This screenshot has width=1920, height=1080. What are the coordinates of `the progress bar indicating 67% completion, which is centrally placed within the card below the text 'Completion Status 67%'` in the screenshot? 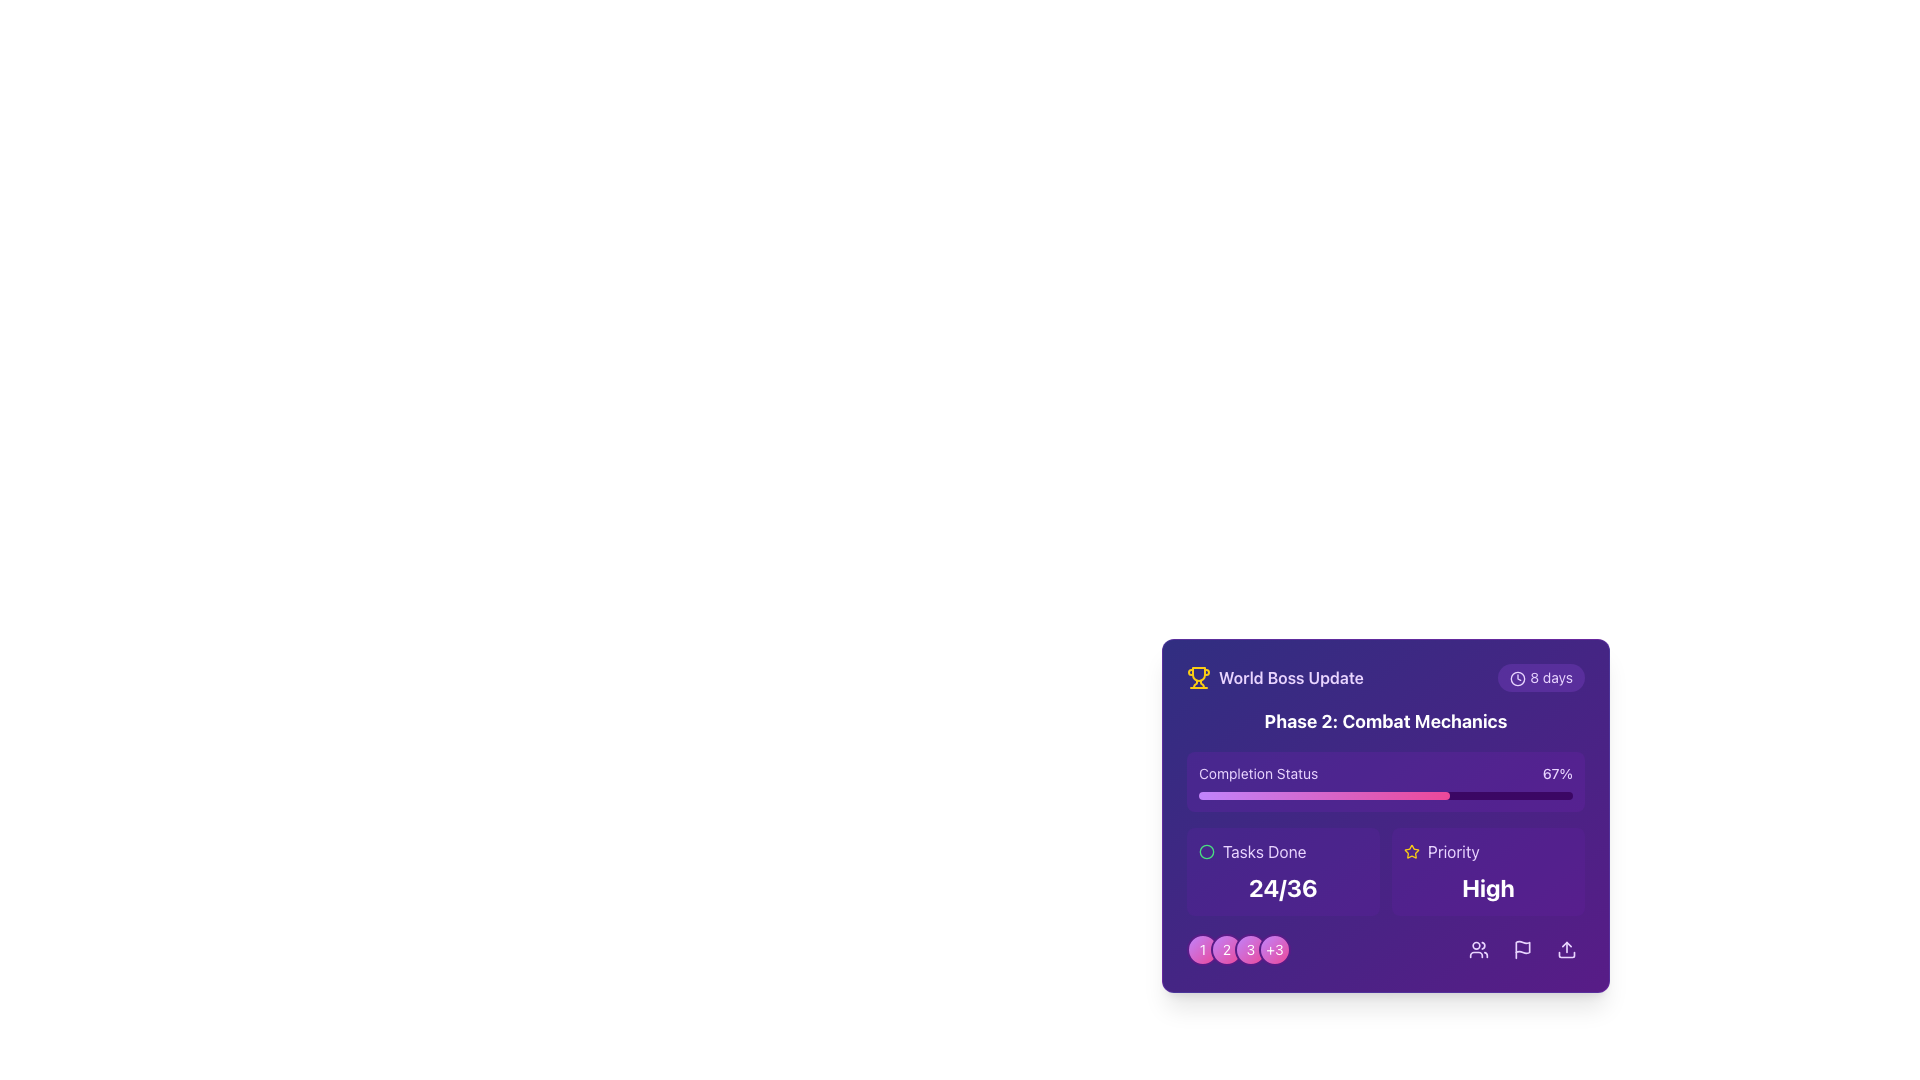 It's located at (1385, 794).